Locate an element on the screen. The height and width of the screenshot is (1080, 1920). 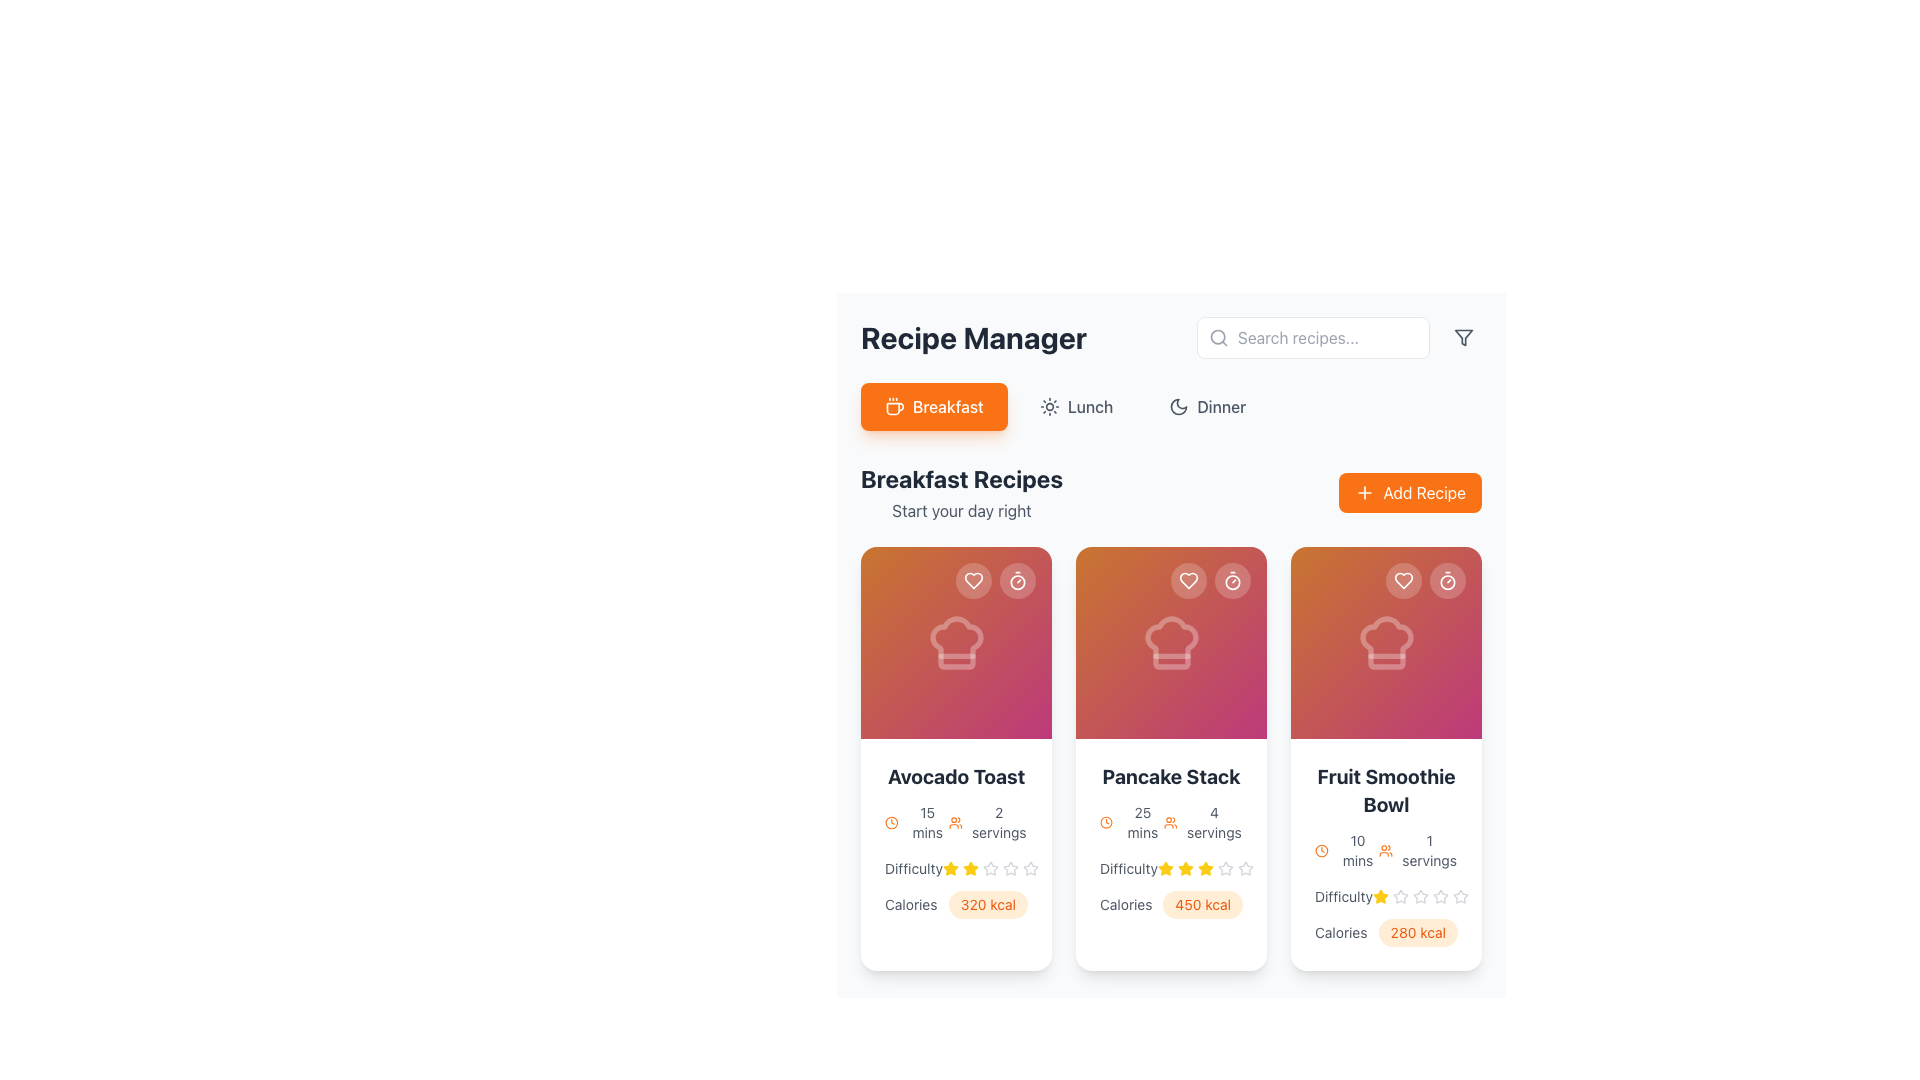
the fourth star icon in the rating system for the 'Avocado Toast' recipe is located at coordinates (990, 867).